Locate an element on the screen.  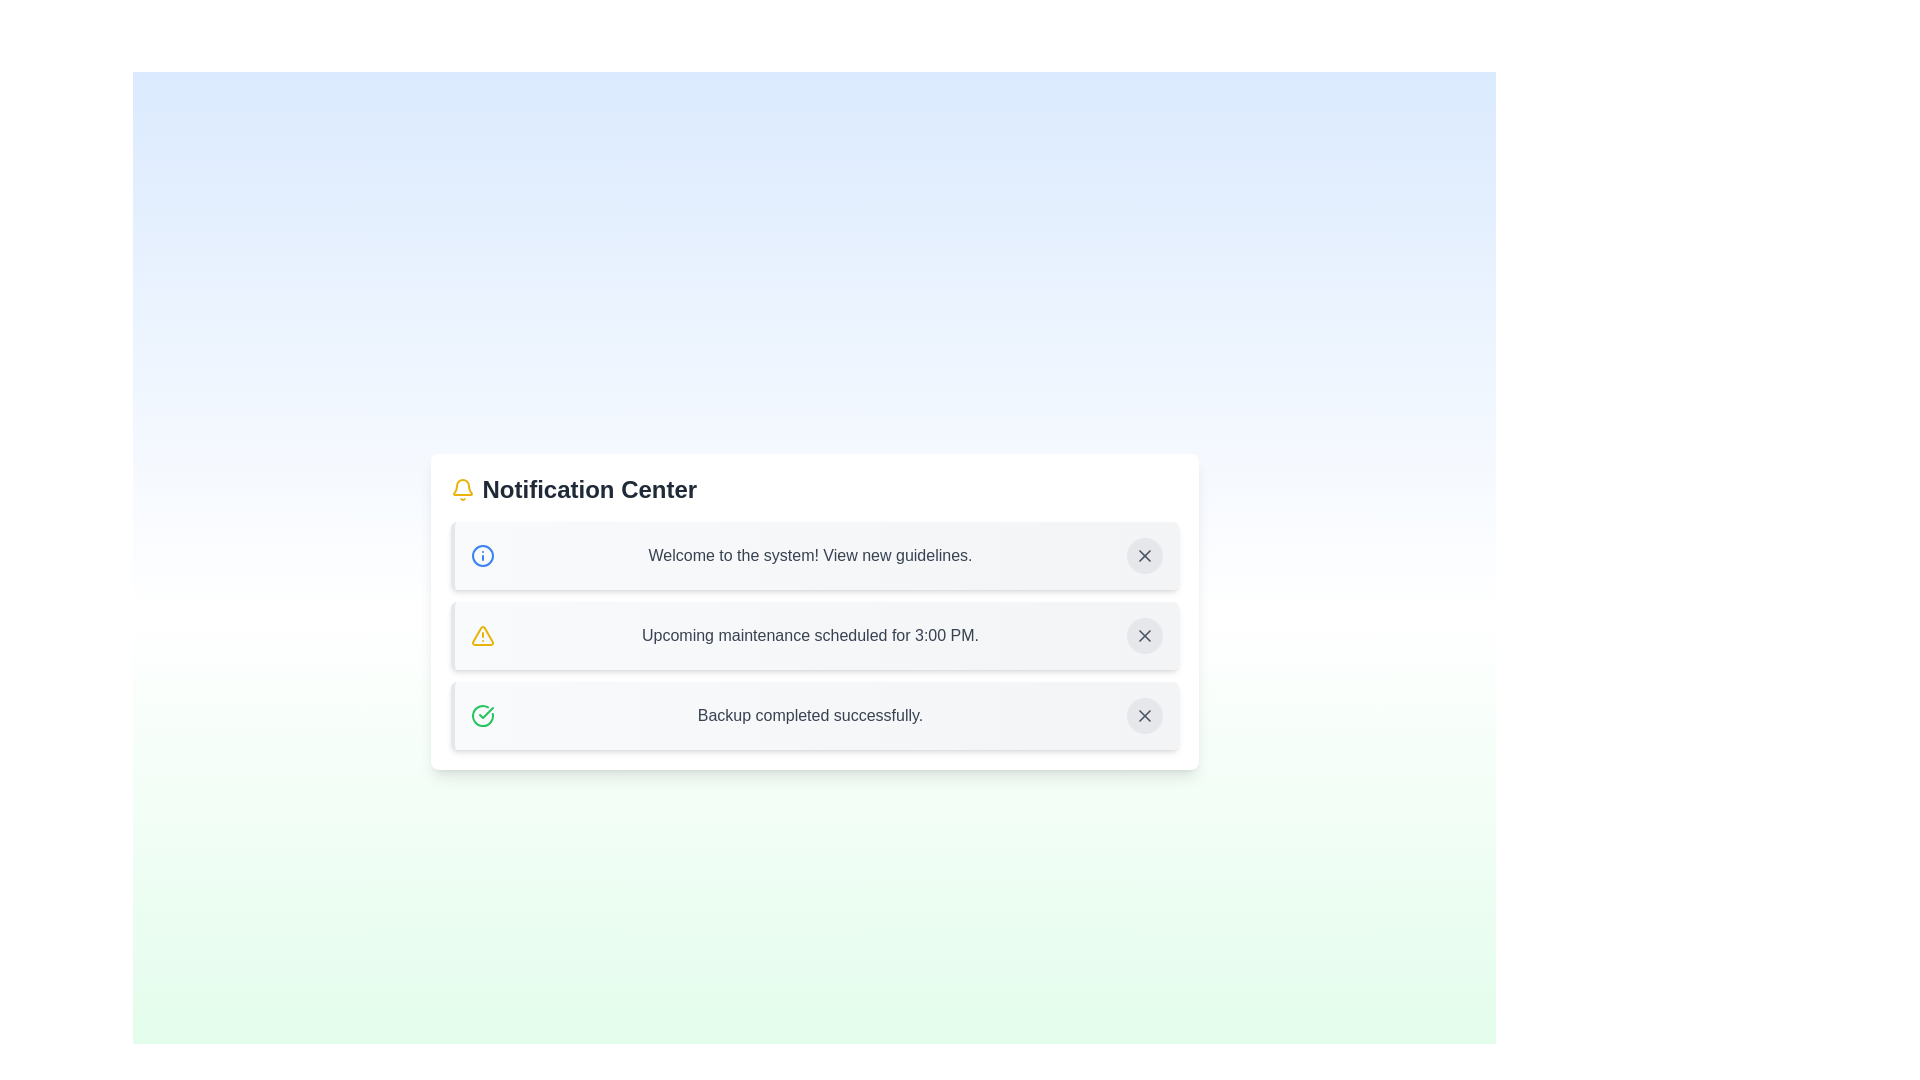
notification text displayed on the first notification card in the notification center, which is positioned below the 'Notification Center' header is located at coordinates (814, 555).